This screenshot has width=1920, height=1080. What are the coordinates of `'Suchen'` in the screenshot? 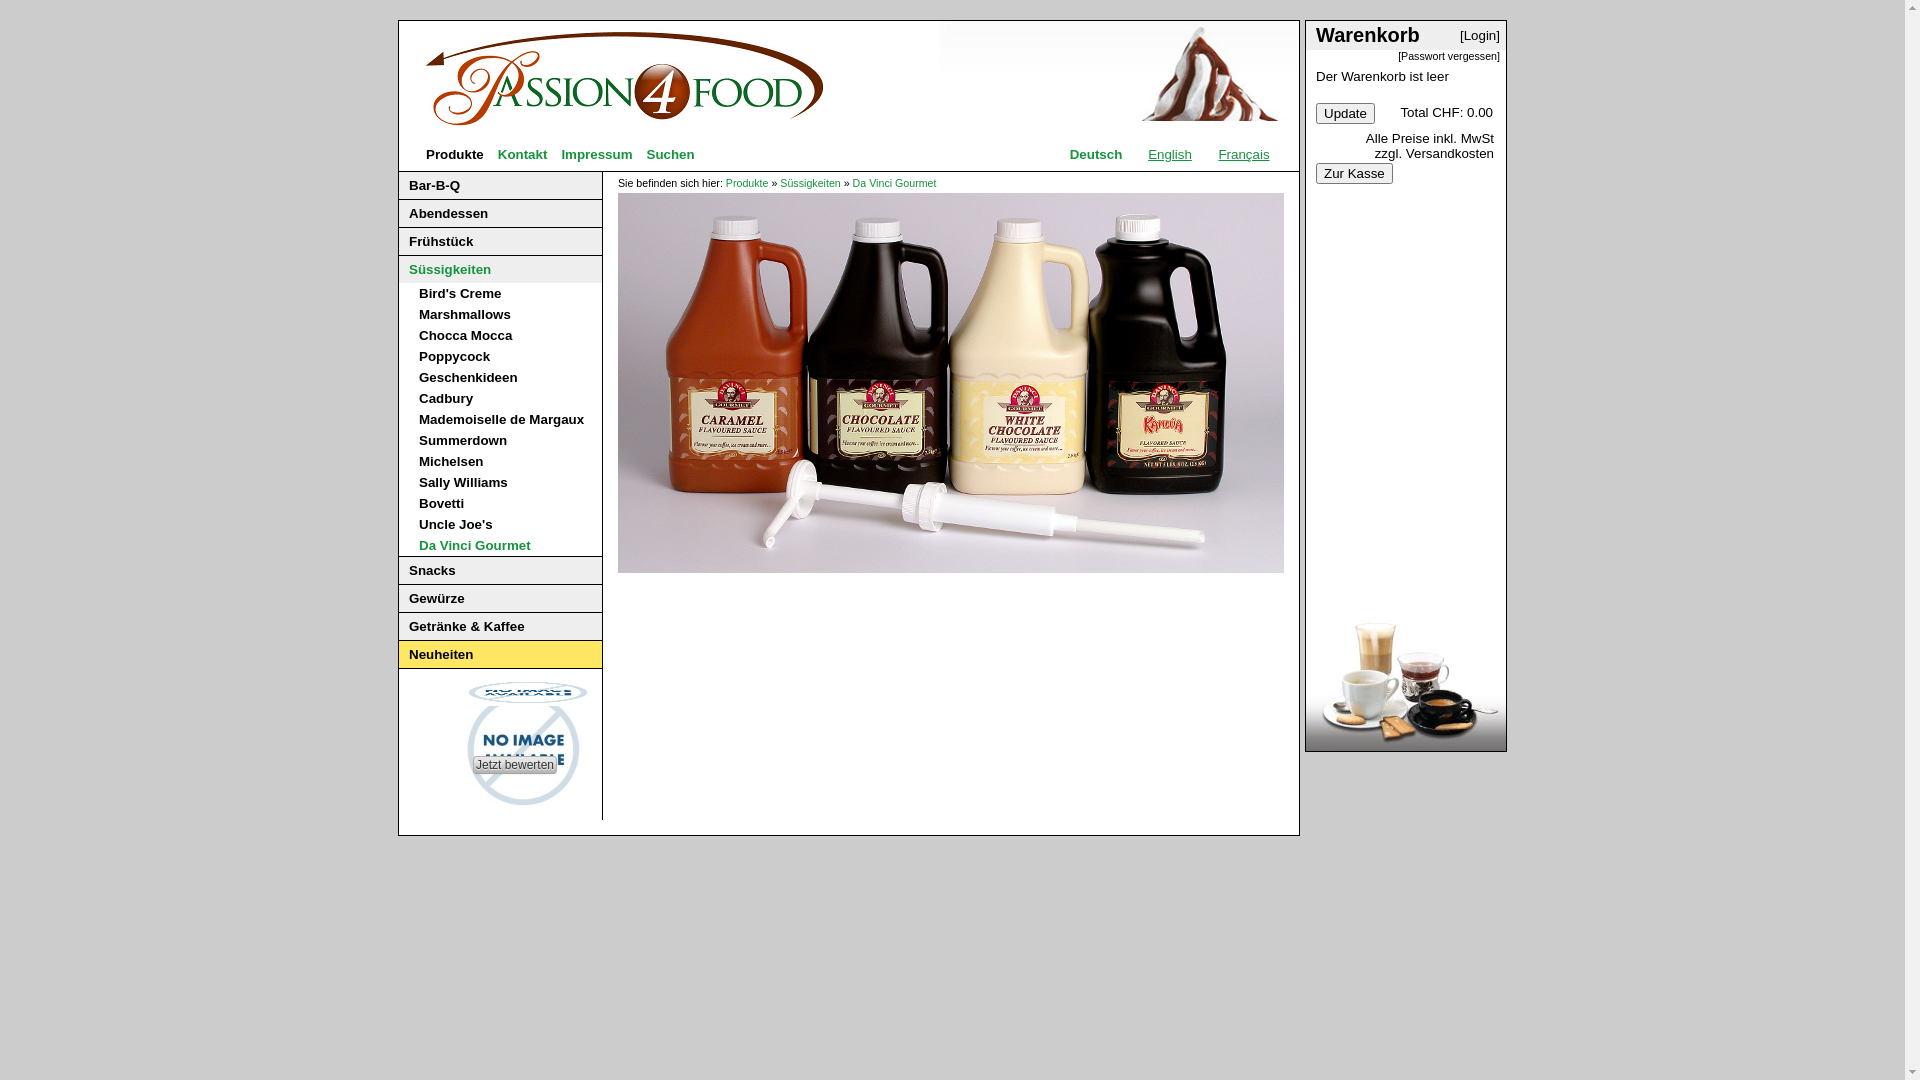 It's located at (671, 153).